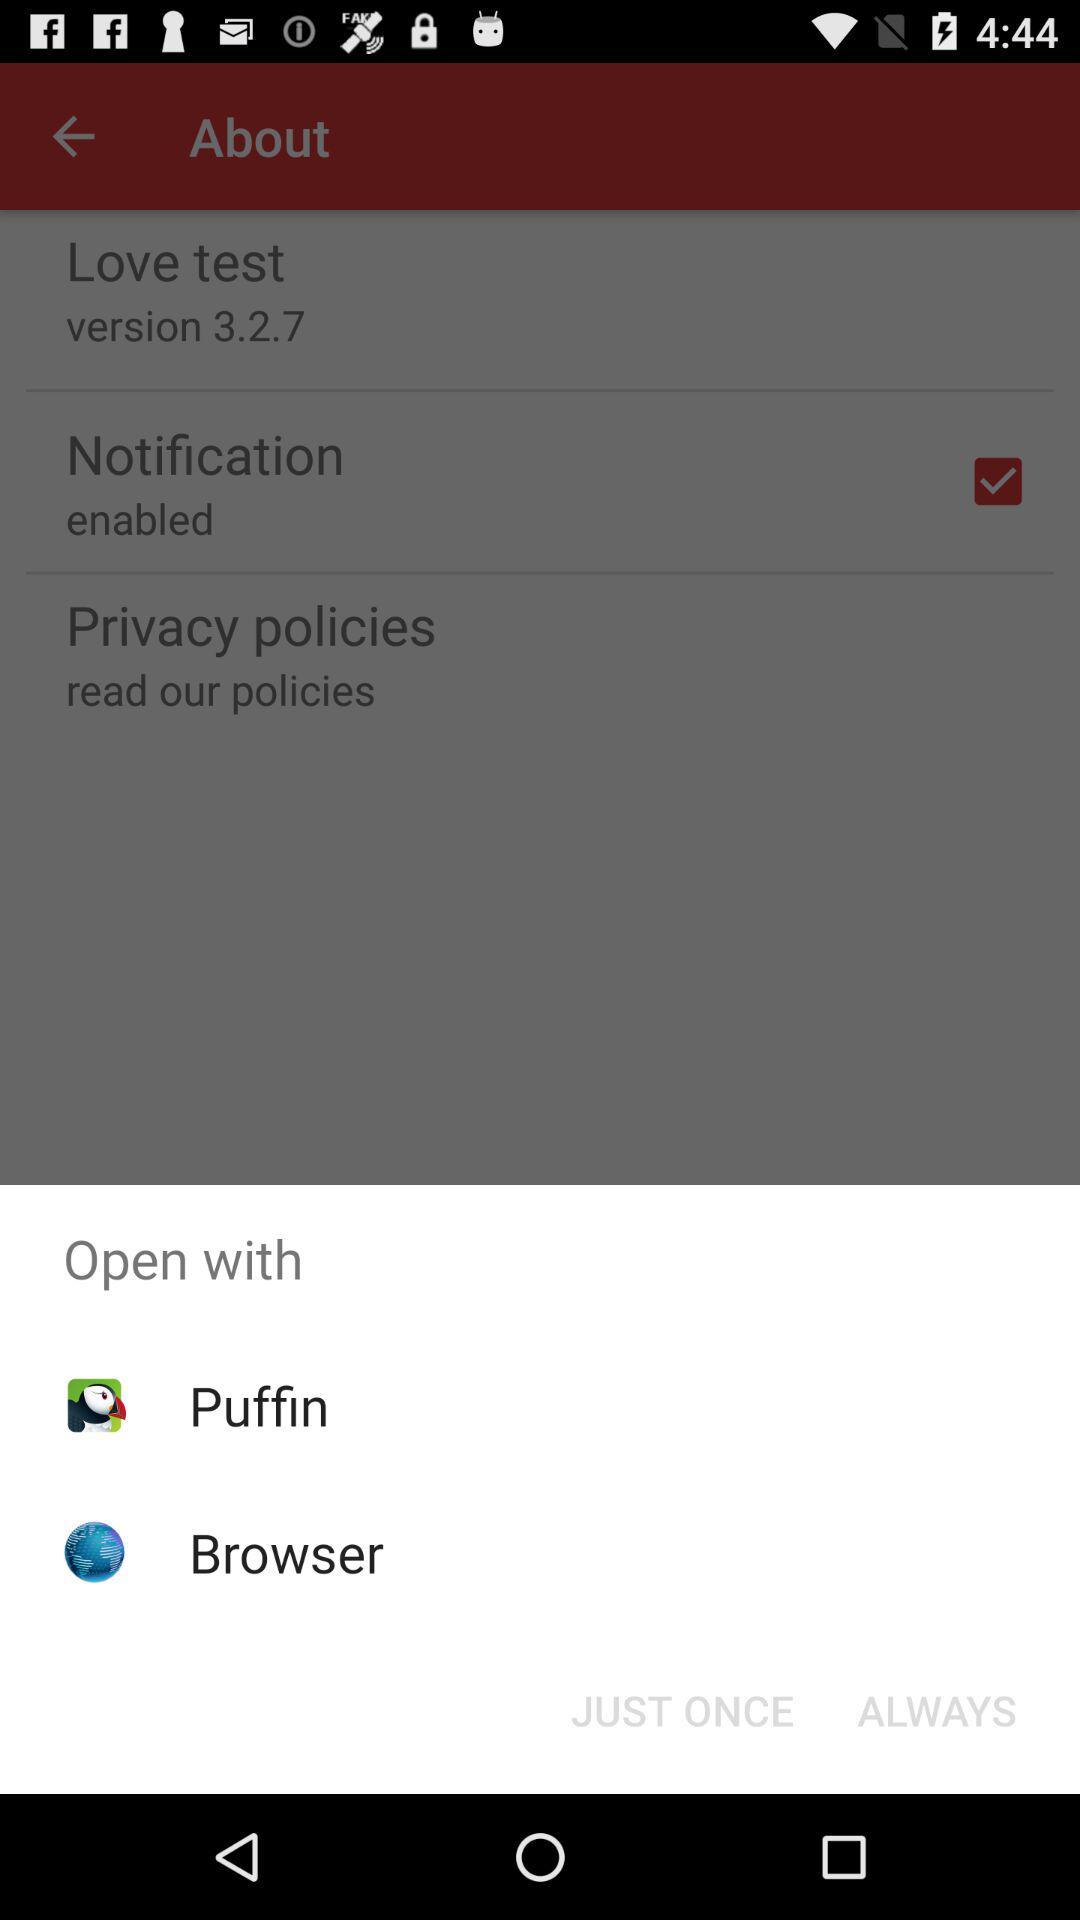 The height and width of the screenshot is (1920, 1080). Describe the element at coordinates (681, 1708) in the screenshot. I see `icon at the bottom` at that location.